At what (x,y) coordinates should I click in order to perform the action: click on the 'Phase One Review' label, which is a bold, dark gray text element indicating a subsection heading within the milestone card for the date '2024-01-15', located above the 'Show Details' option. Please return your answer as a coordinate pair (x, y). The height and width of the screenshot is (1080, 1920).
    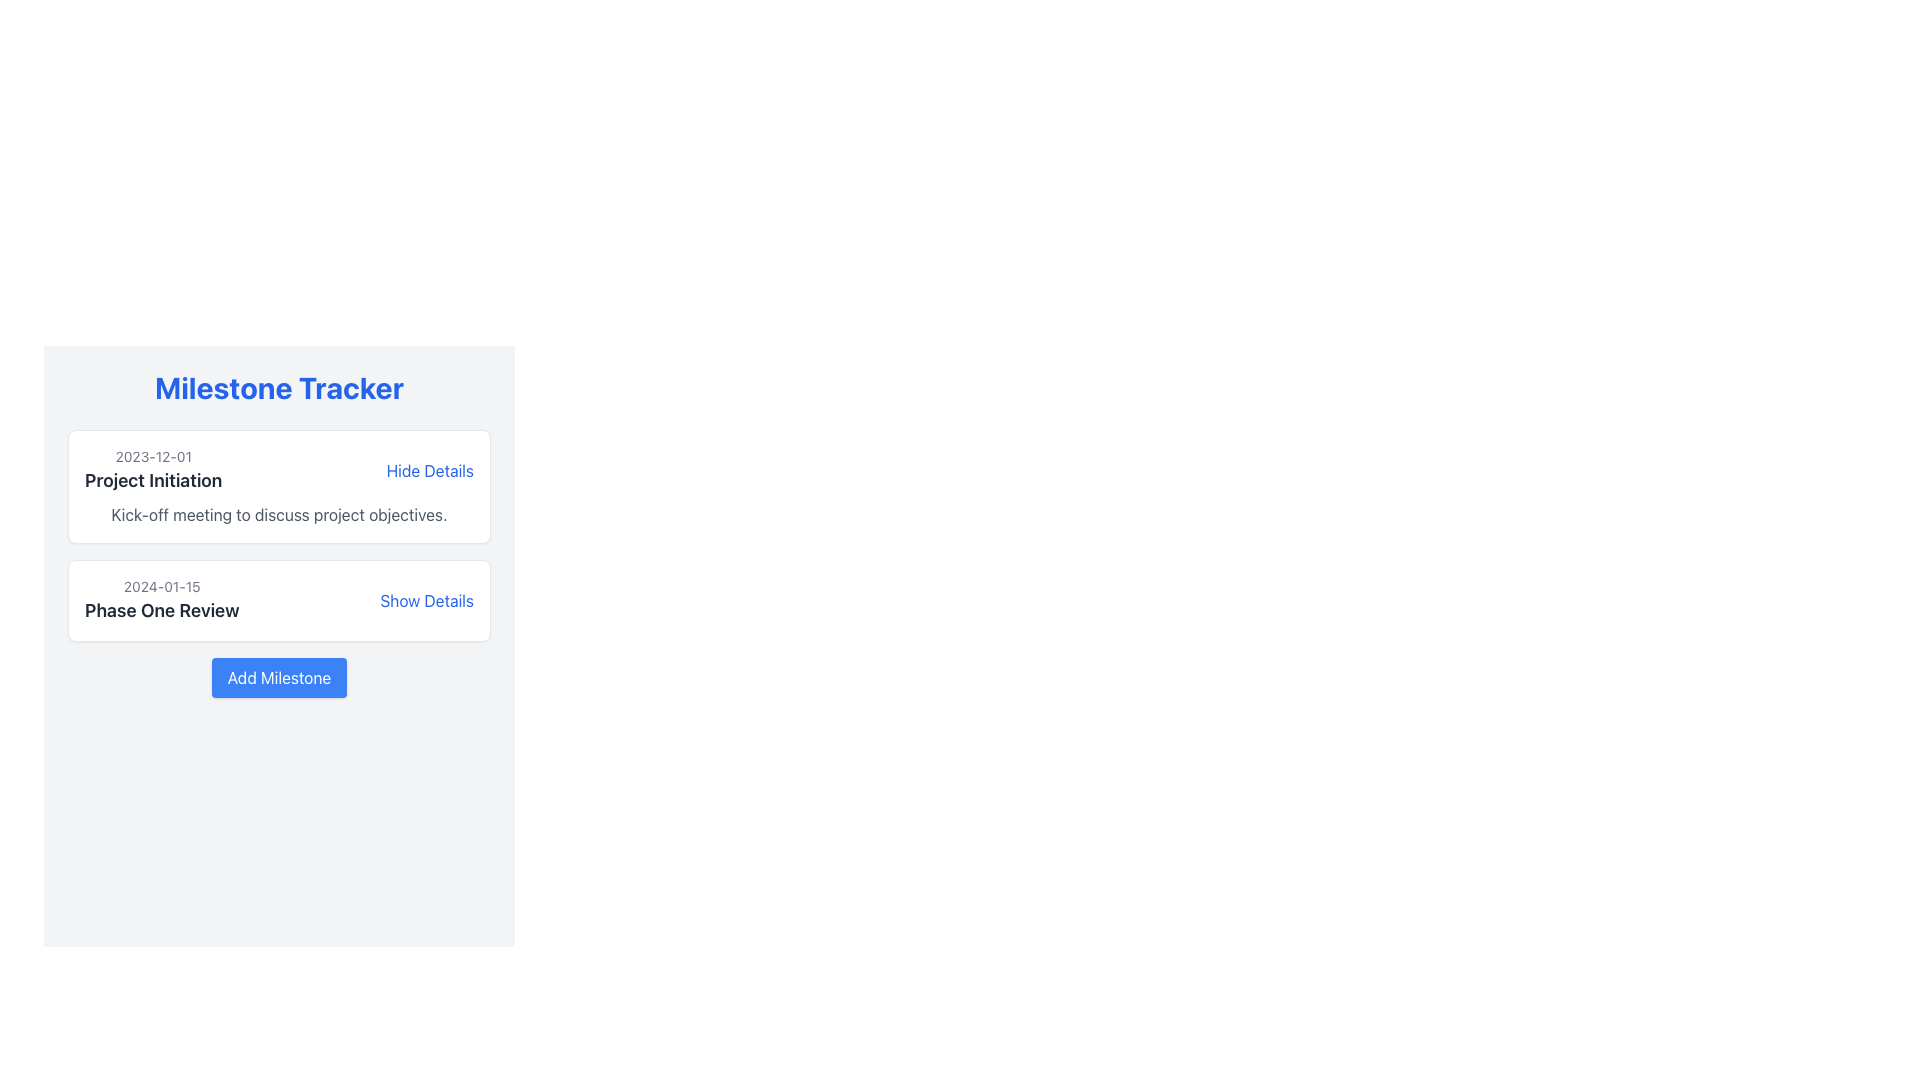
    Looking at the image, I should click on (162, 609).